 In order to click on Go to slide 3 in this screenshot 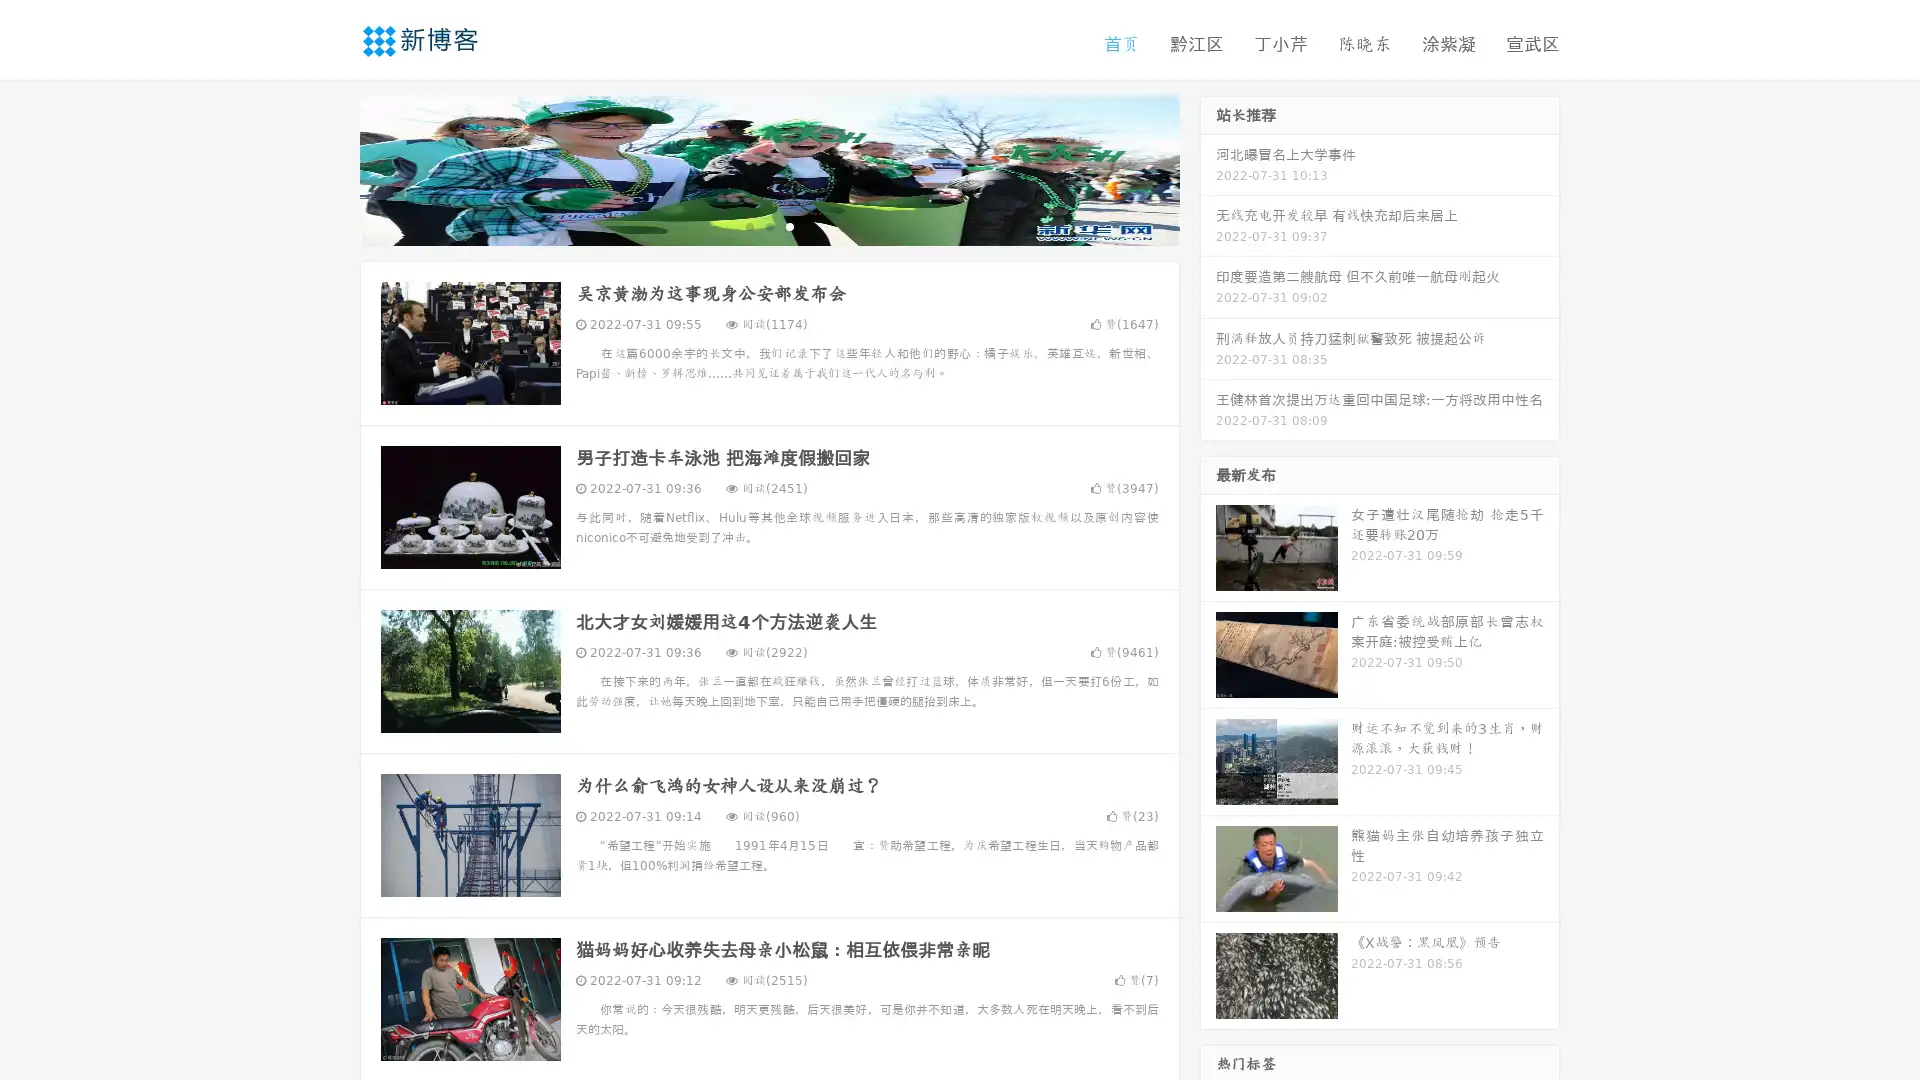, I will do `click(789, 225)`.